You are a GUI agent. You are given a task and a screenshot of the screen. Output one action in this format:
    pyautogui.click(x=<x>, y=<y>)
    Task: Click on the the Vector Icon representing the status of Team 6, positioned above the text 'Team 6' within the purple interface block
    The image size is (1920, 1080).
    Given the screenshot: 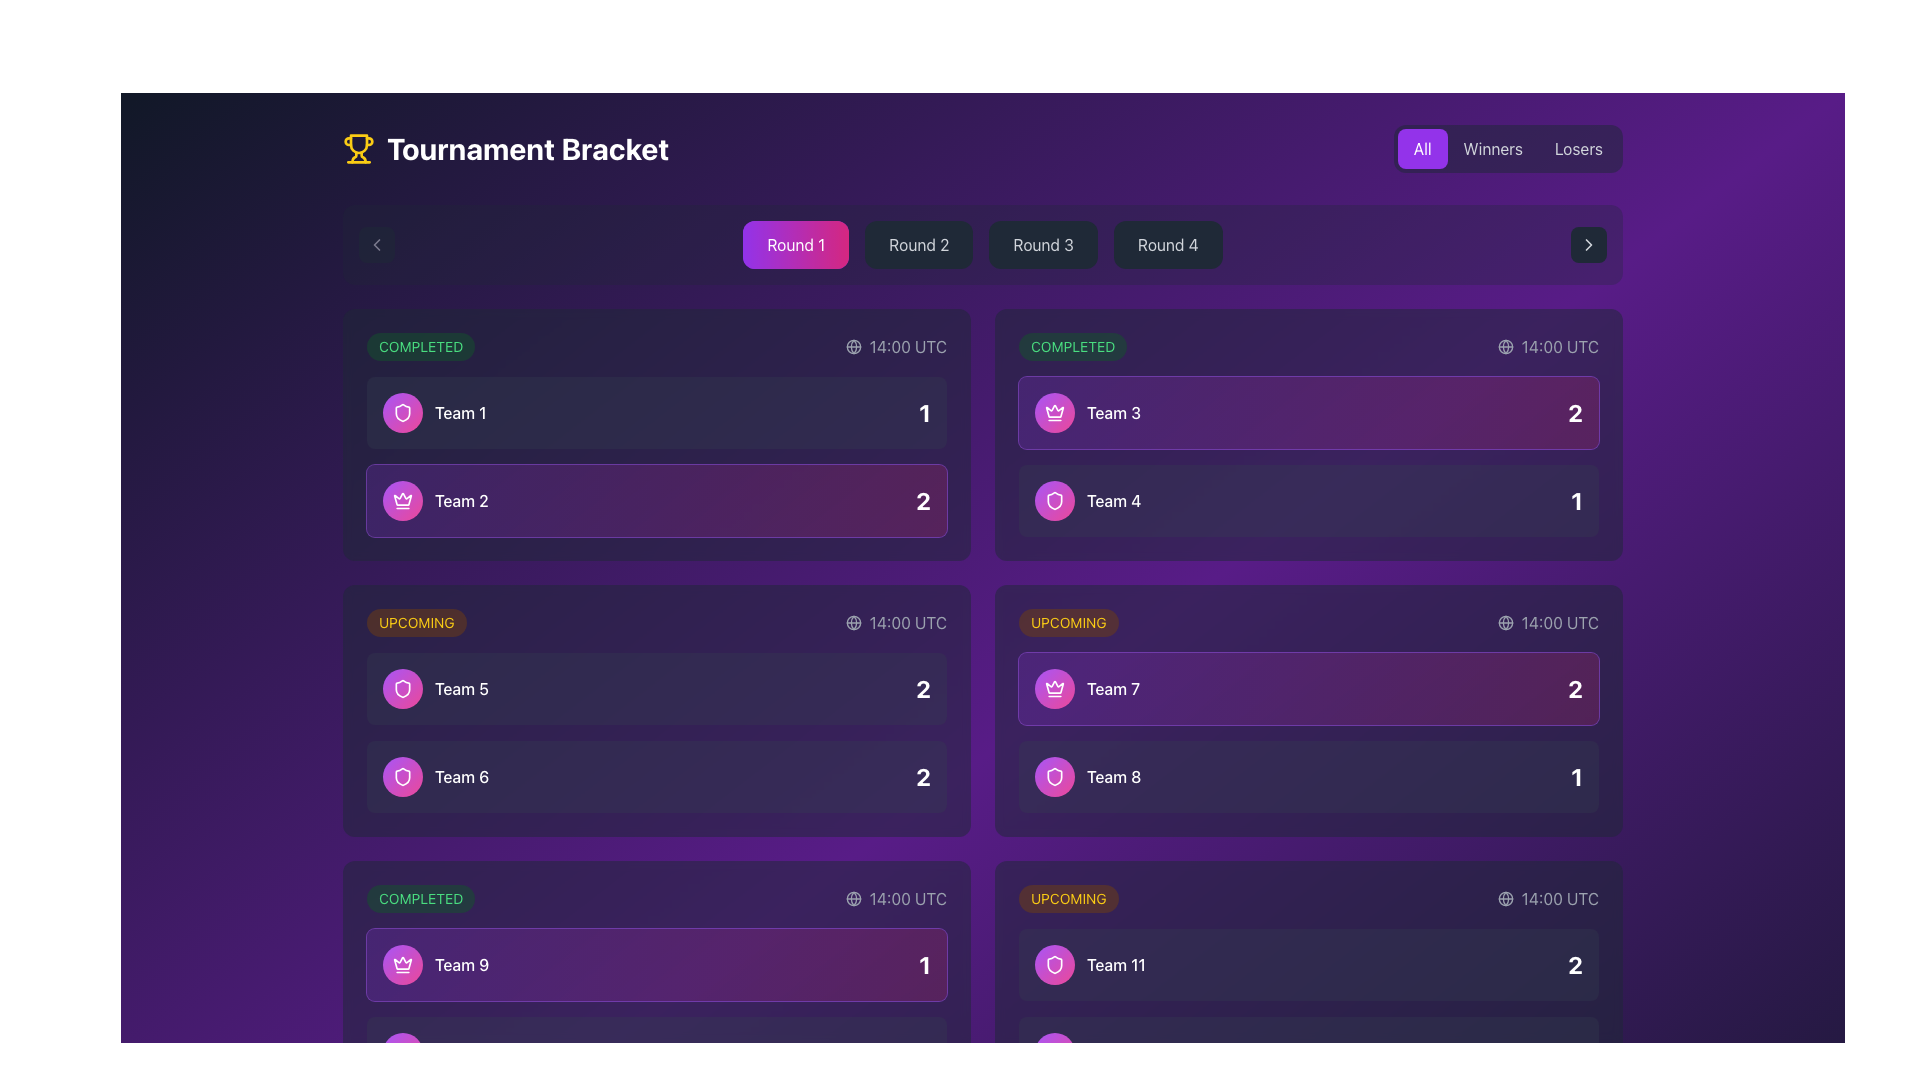 What is the action you would take?
    pyautogui.click(x=402, y=688)
    